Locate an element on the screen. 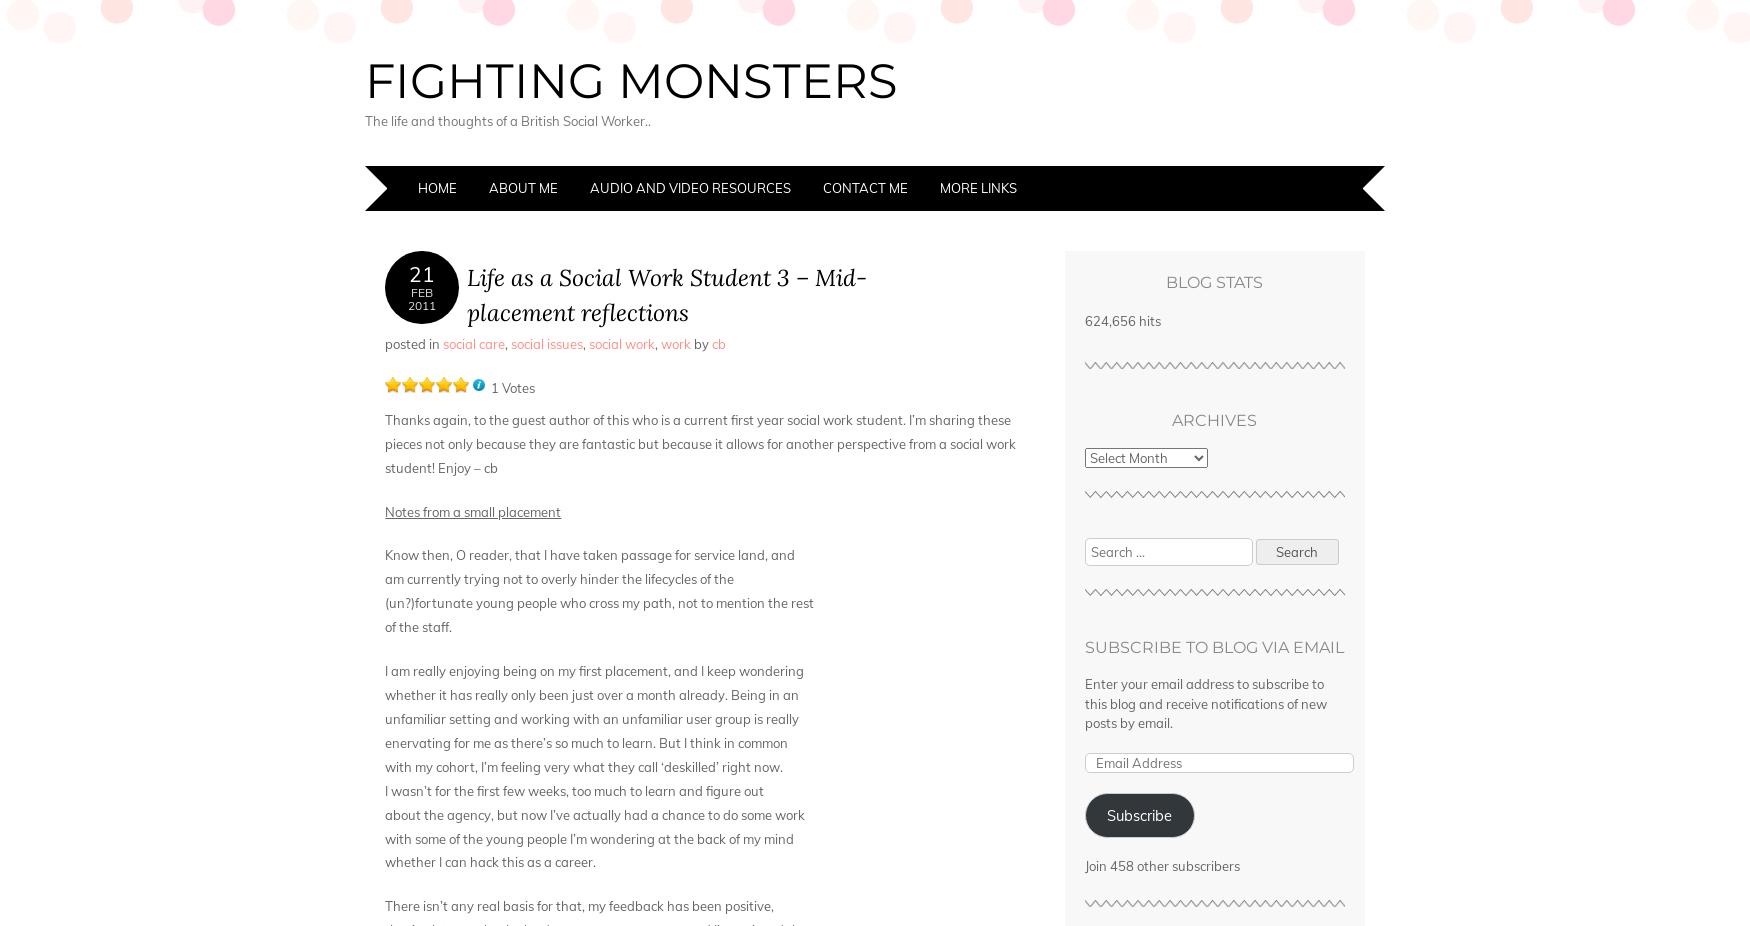  'Enter your email address to subscribe to this blog and receive notifications of new posts by email.' is located at coordinates (1083, 703).